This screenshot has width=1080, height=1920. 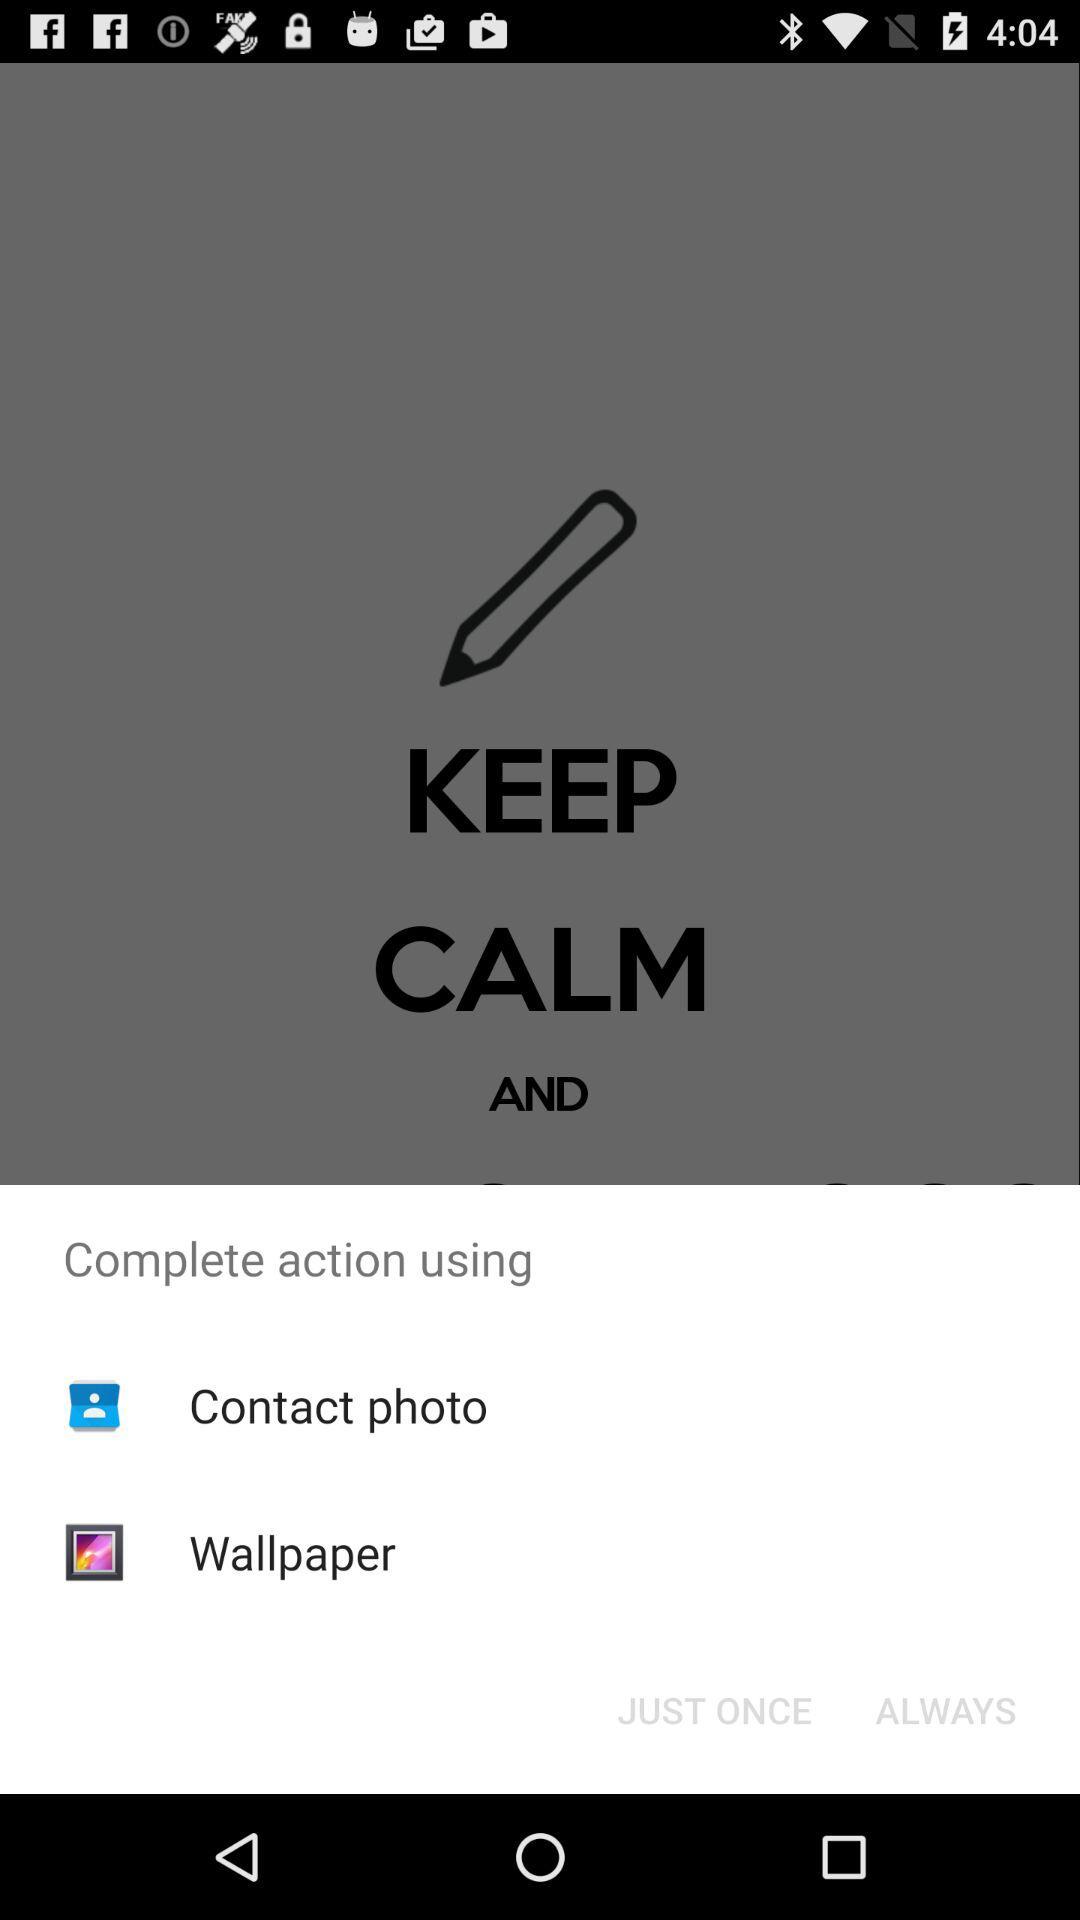 I want to click on icon below the complete action using item, so click(x=337, y=1404).